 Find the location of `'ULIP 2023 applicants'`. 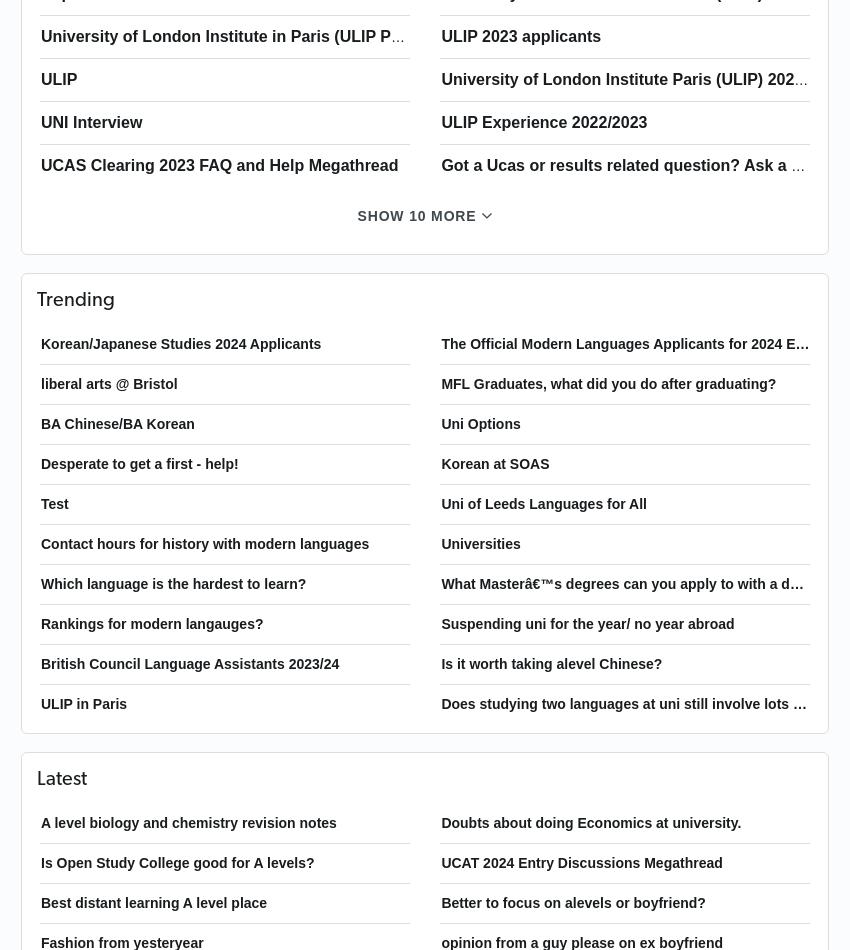

'ULIP 2023 applicants' is located at coordinates (439, 36).